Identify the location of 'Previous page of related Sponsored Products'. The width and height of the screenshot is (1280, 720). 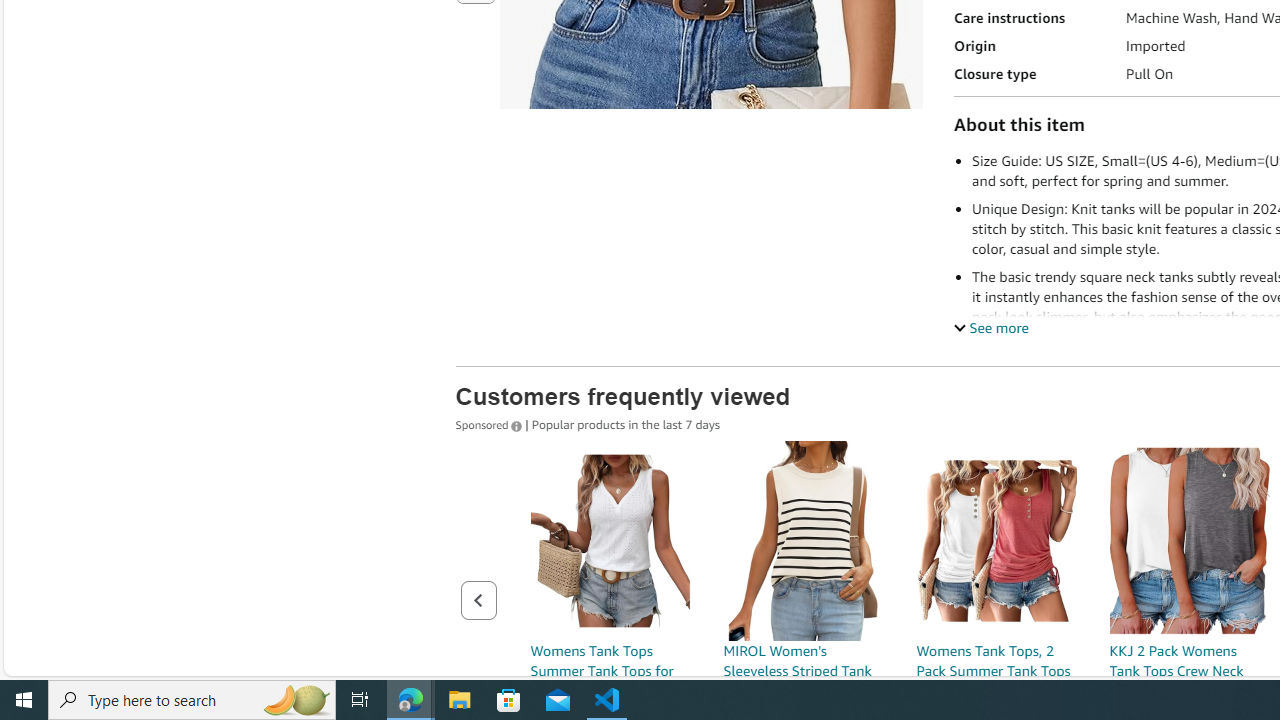
(477, 599).